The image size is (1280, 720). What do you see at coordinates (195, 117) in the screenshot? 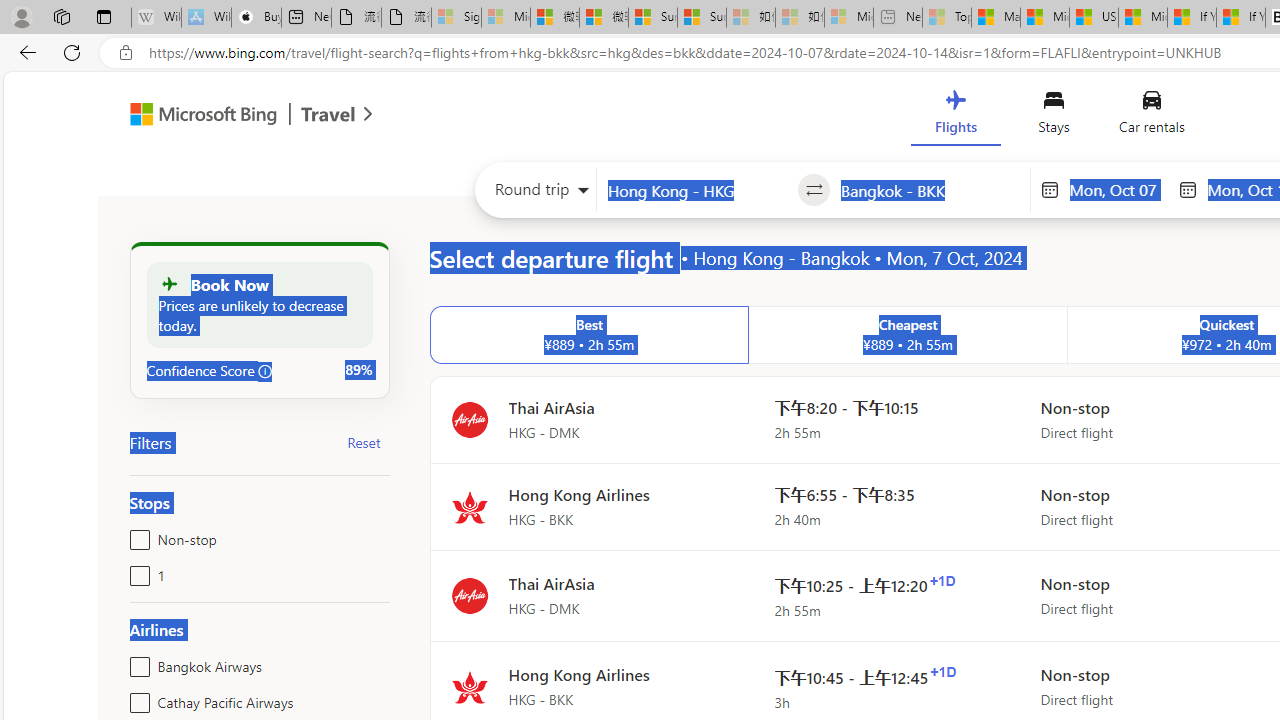
I see `'Microsoft Bing'` at bounding box center [195, 117].